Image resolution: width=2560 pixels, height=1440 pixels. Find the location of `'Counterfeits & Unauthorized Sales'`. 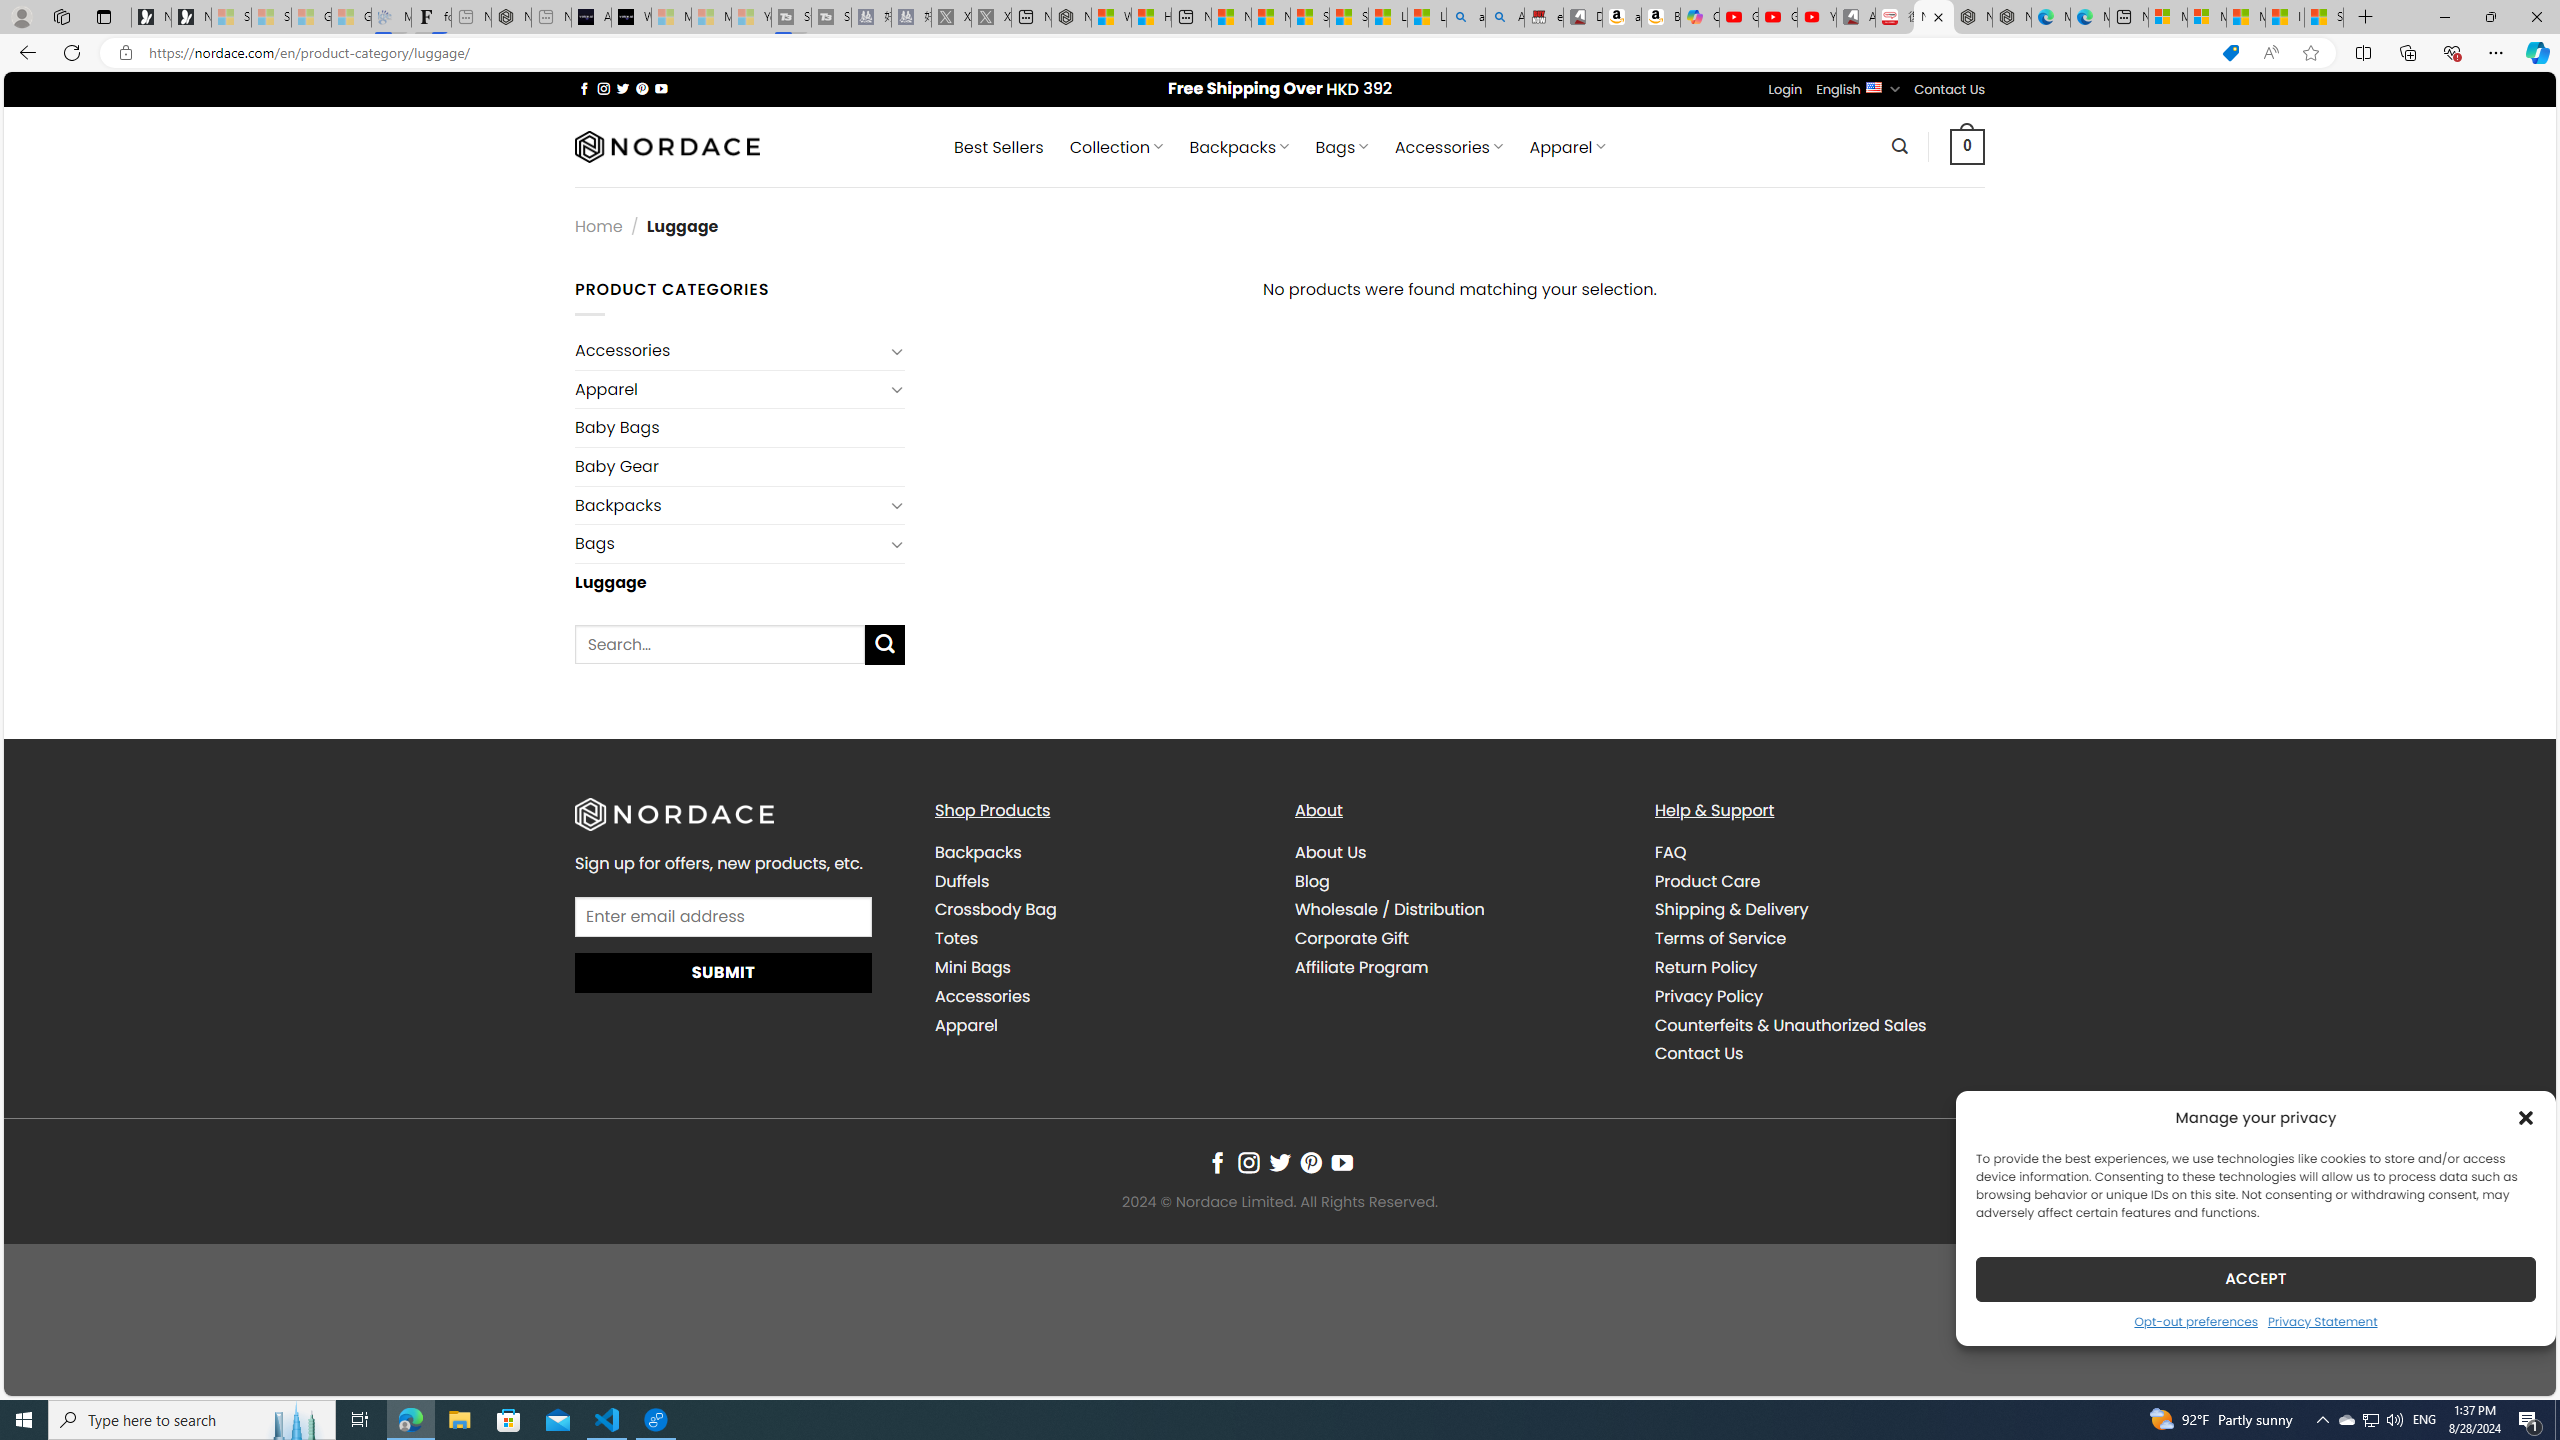

'Counterfeits & Unauthorized Sales' is located at coordinates (1818, 1026).